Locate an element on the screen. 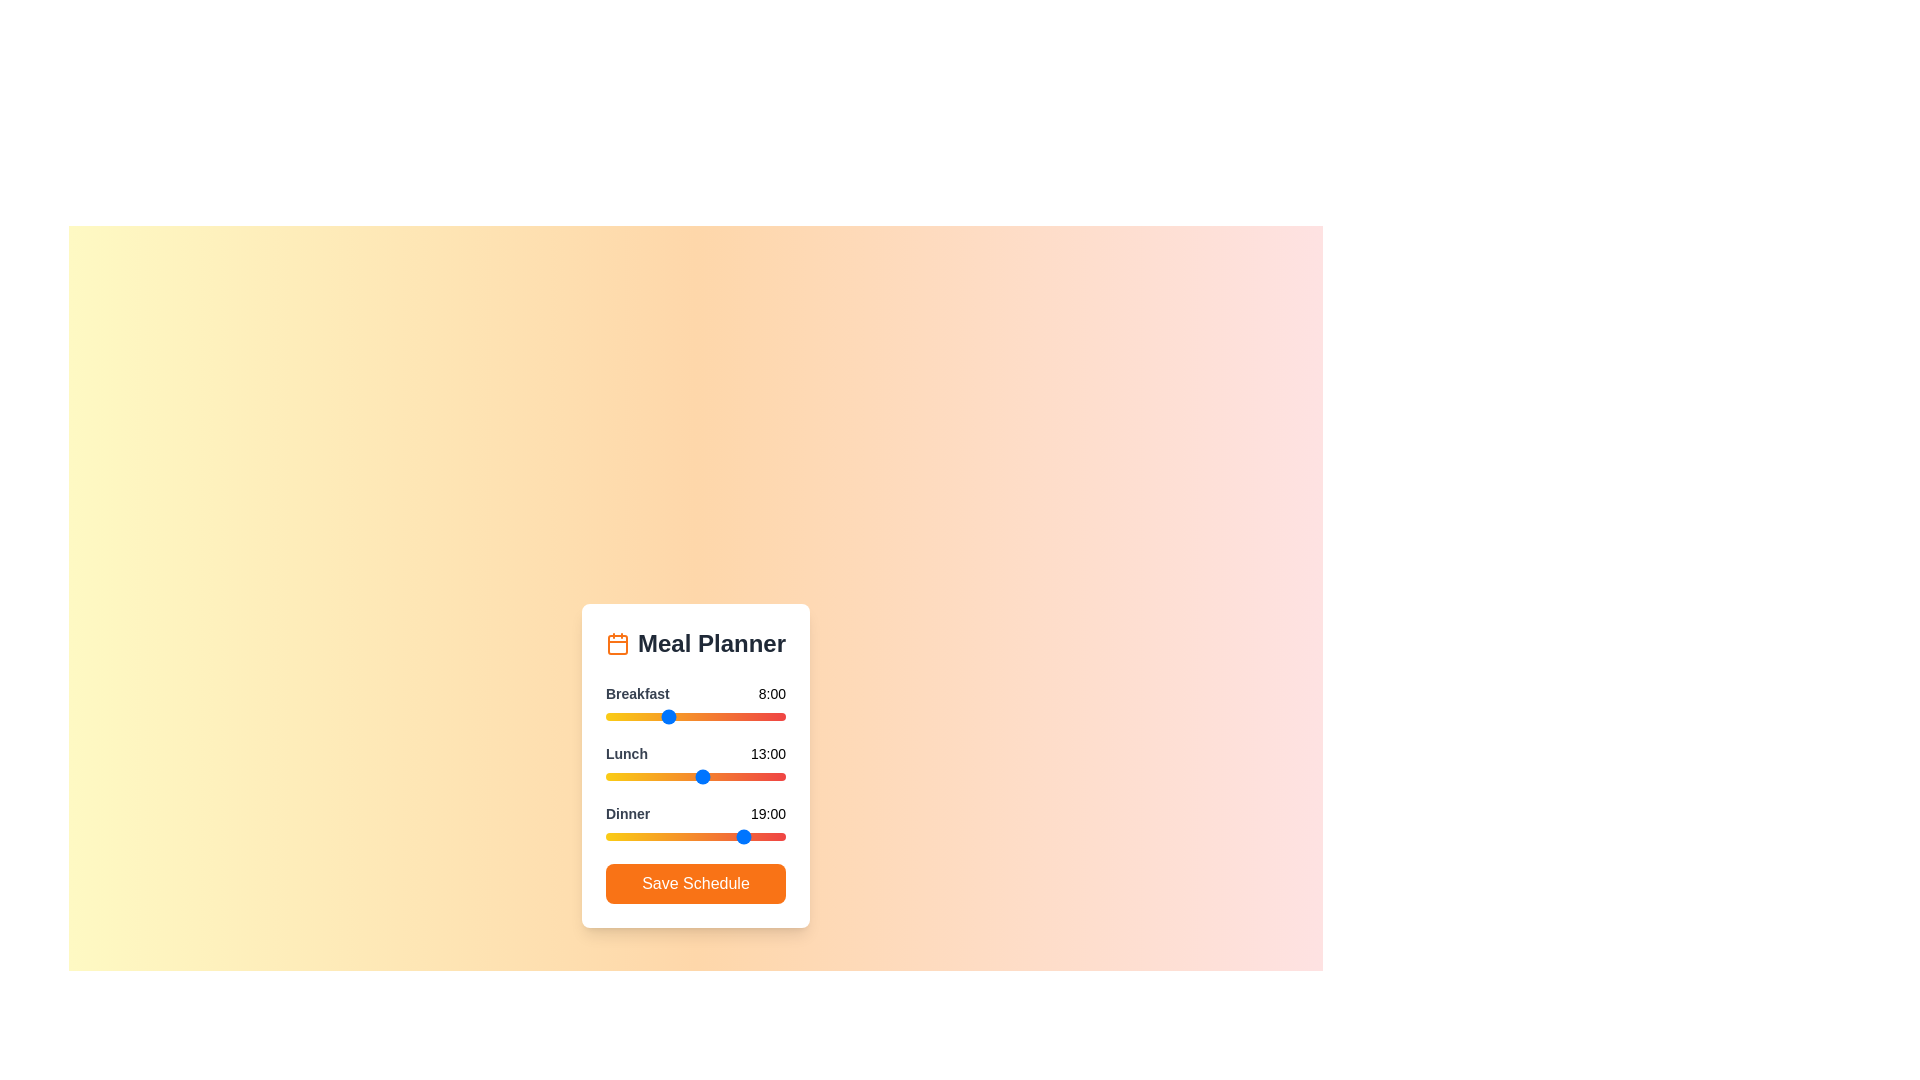 The height and width of the screenshot is (1080, 1920). the 0 slider to 9 is located at coordinates (673, 716).